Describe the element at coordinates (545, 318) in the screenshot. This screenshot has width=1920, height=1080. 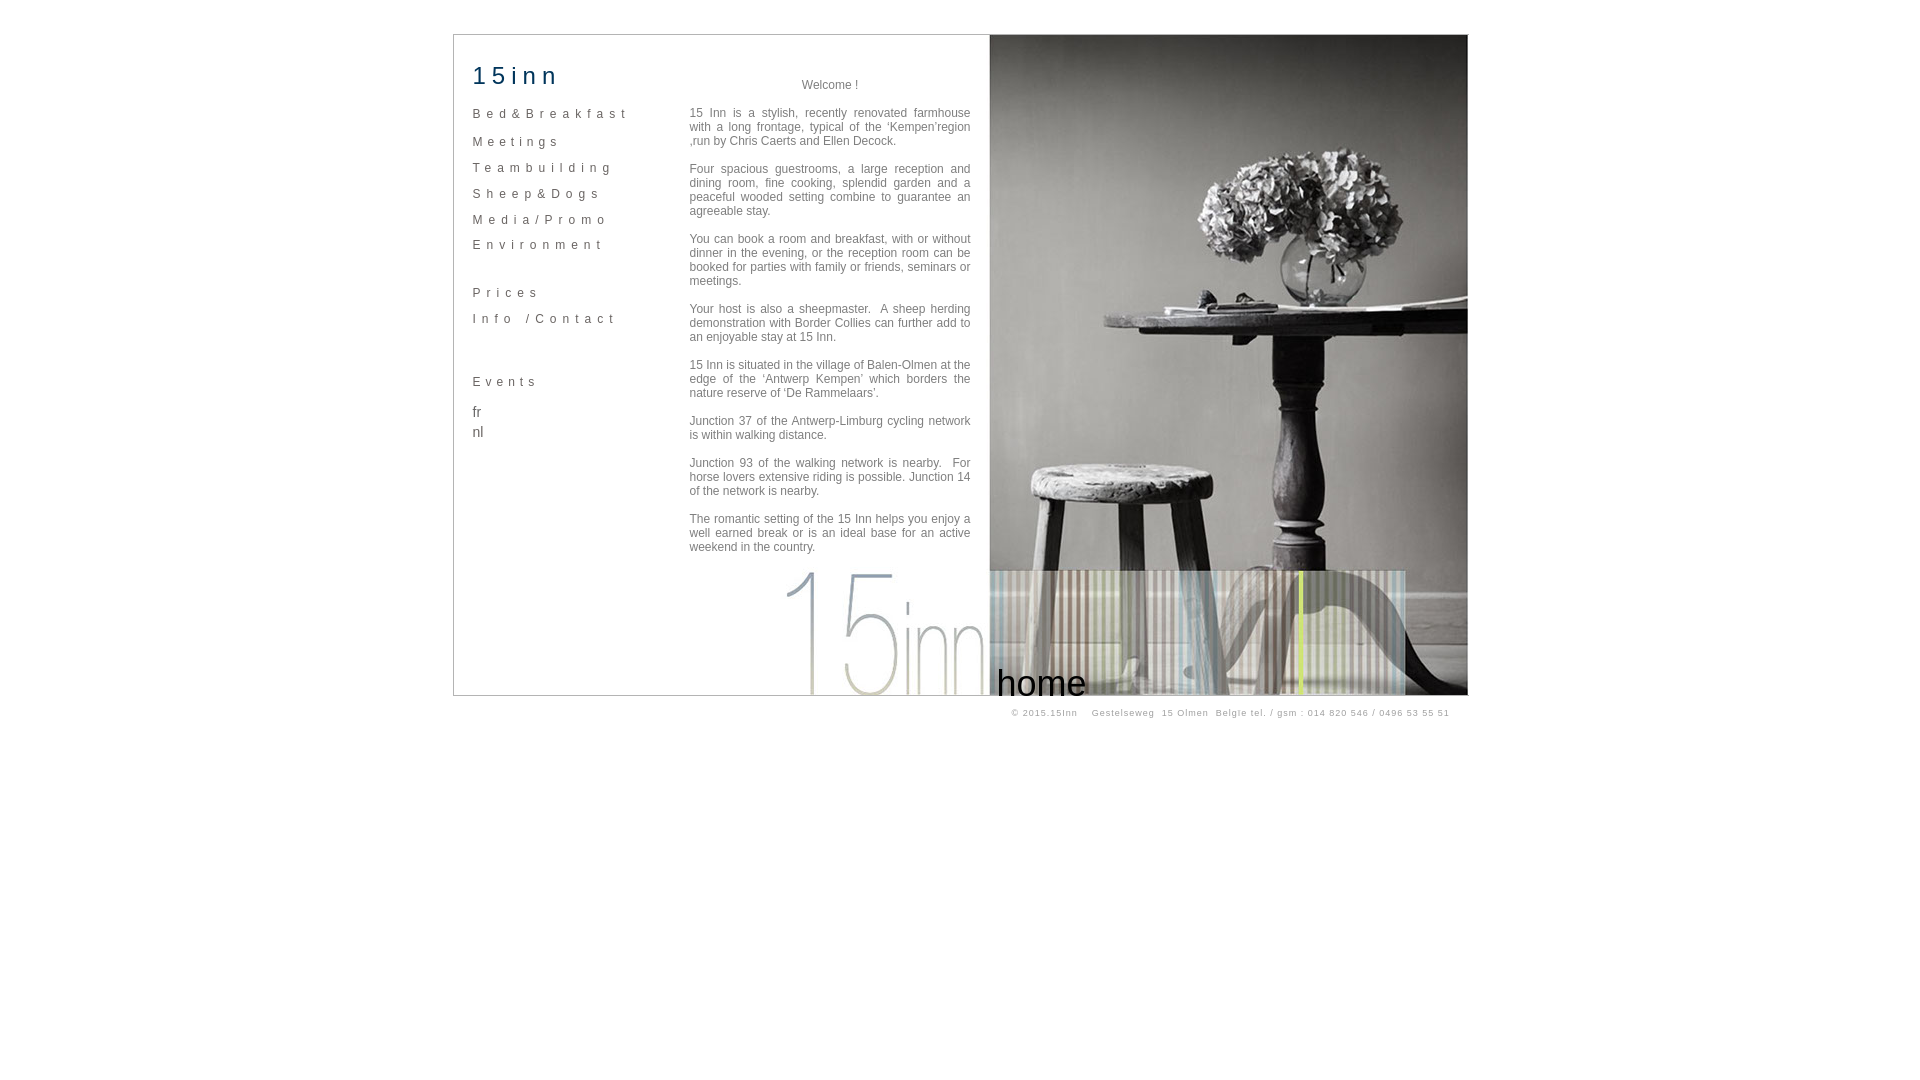
I see `'Info /Contact'` at that location.